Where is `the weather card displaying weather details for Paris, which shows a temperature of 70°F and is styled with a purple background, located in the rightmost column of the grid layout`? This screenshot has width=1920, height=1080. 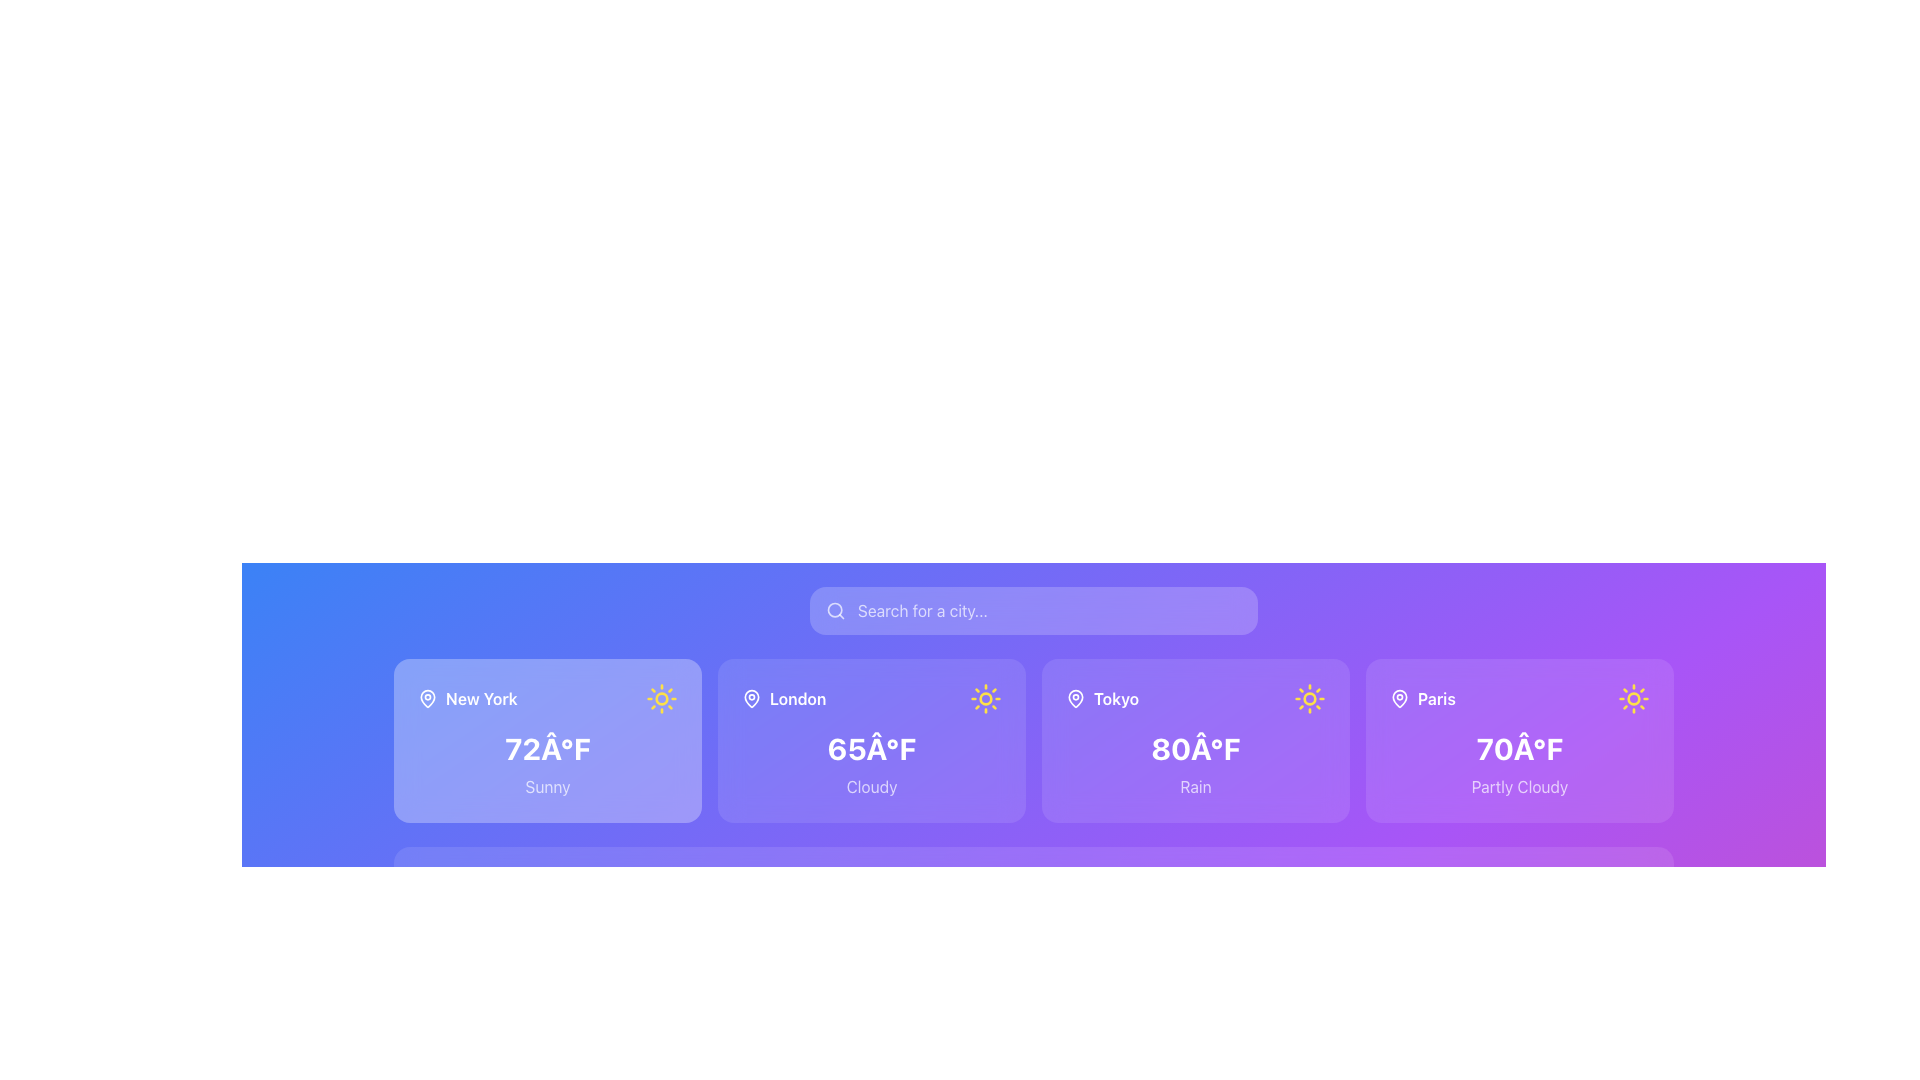
the weather card displaying weather details for Paris, which shows a temperature of 70°F and is styled with a purple background, located in the rightmost column of the grid layout is located at coordinates (1520, 740).